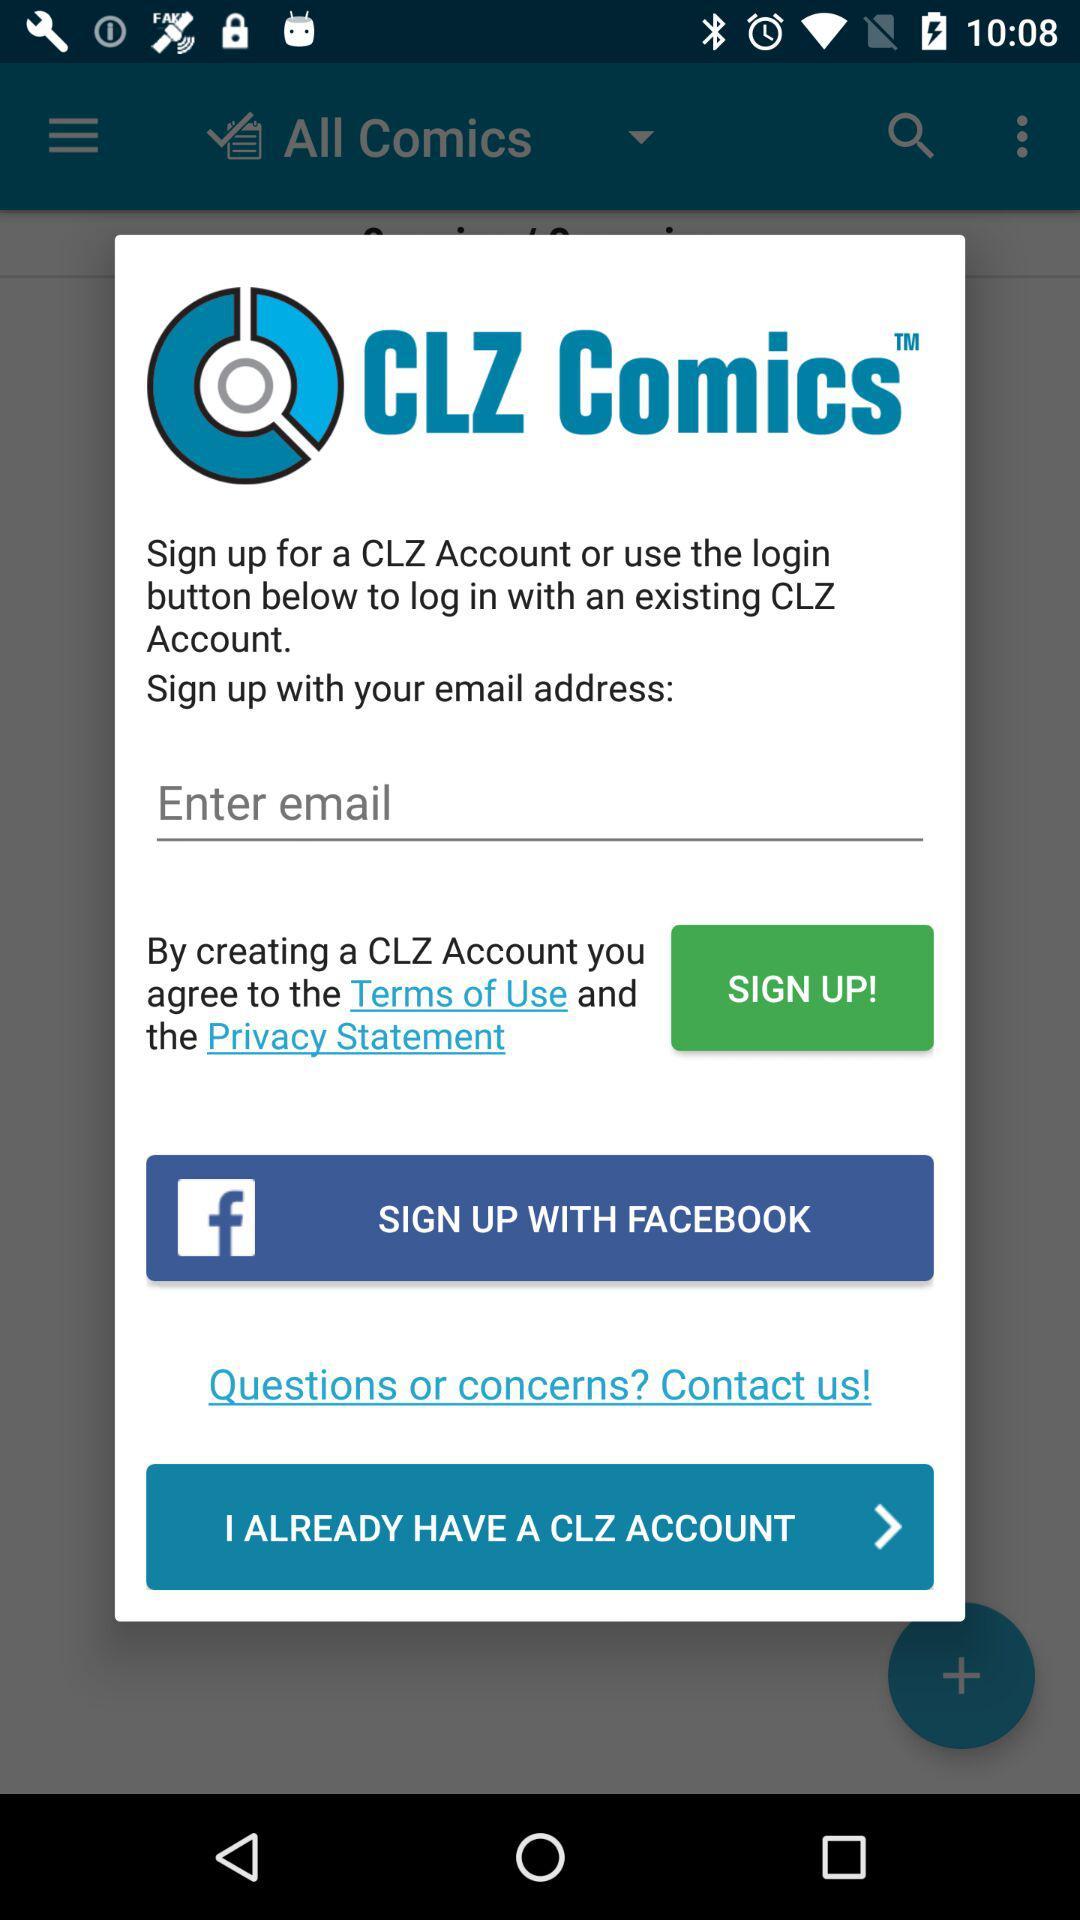 Image resolution: width=1080 pixels, height=1920 pixels. I want to click on the i already have, so click(540, 1525).